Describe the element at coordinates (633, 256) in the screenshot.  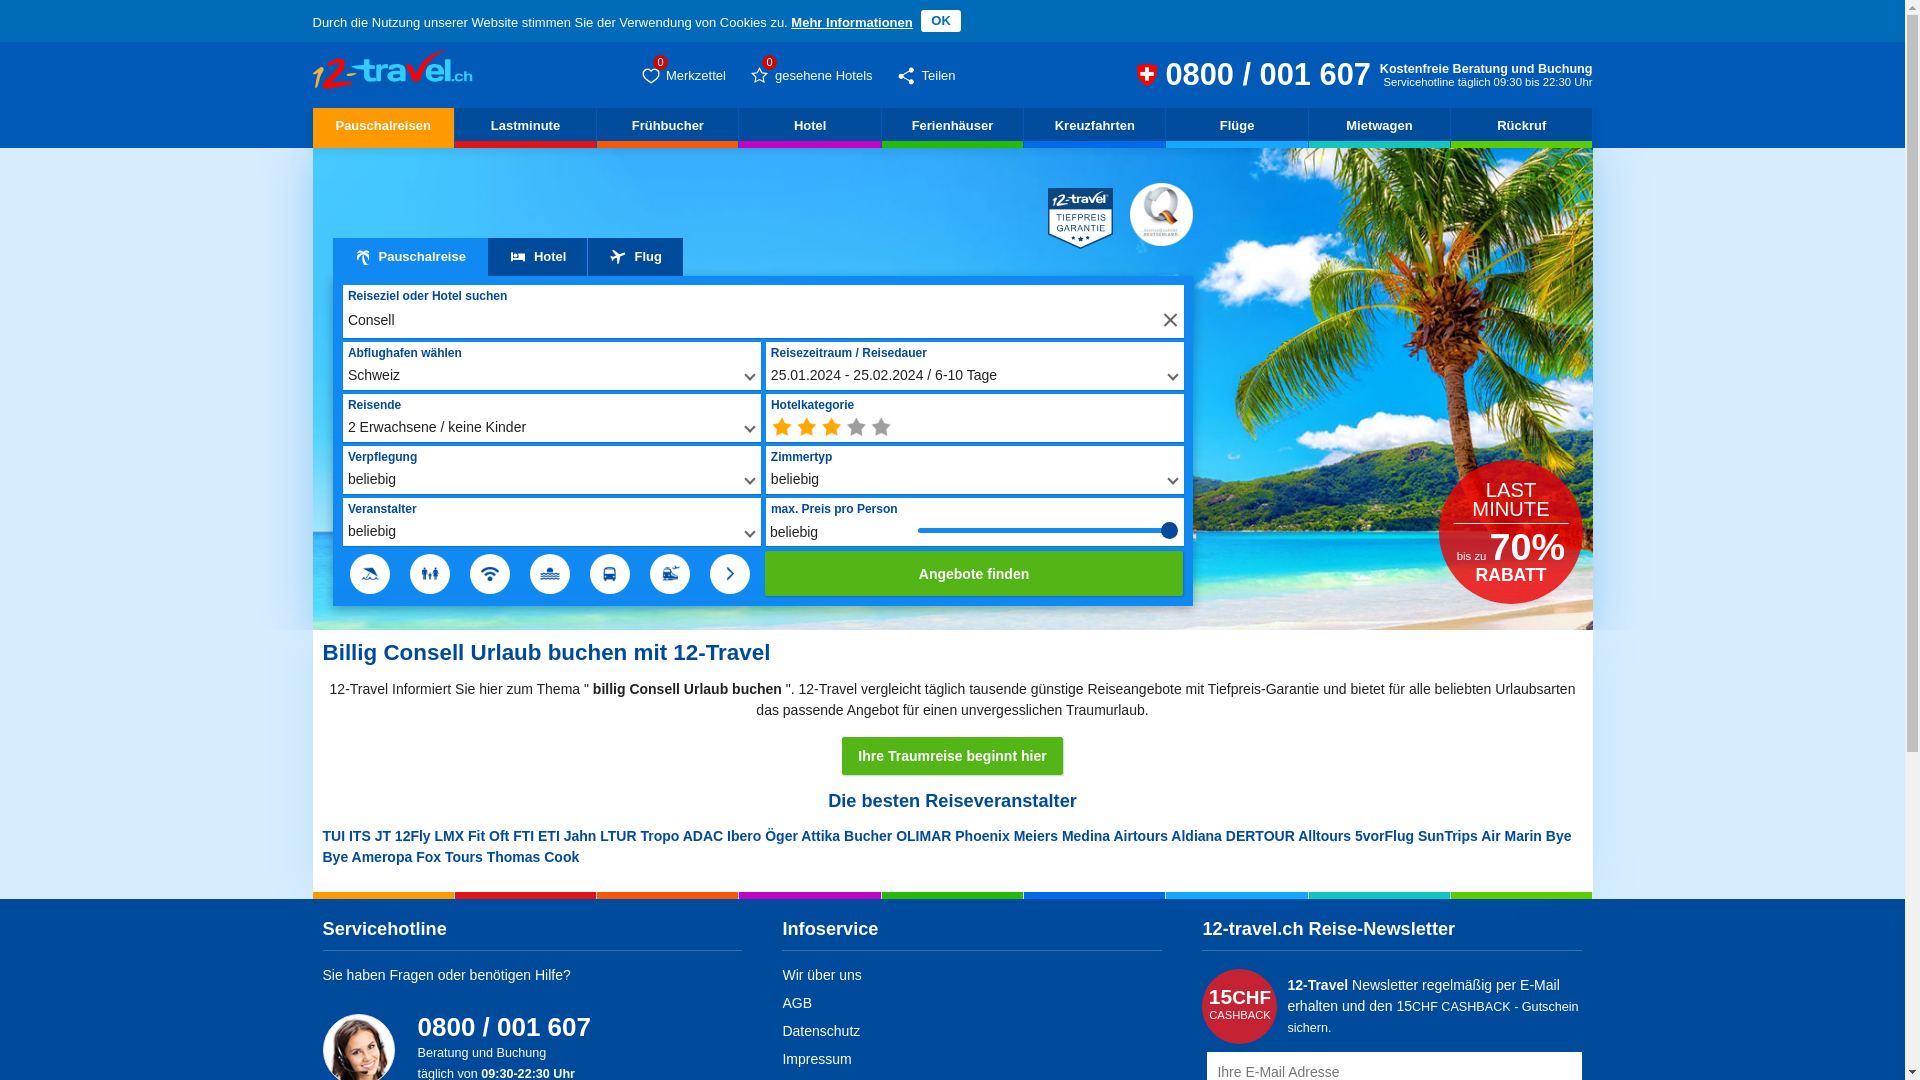
I see `'Flug'` at that location.